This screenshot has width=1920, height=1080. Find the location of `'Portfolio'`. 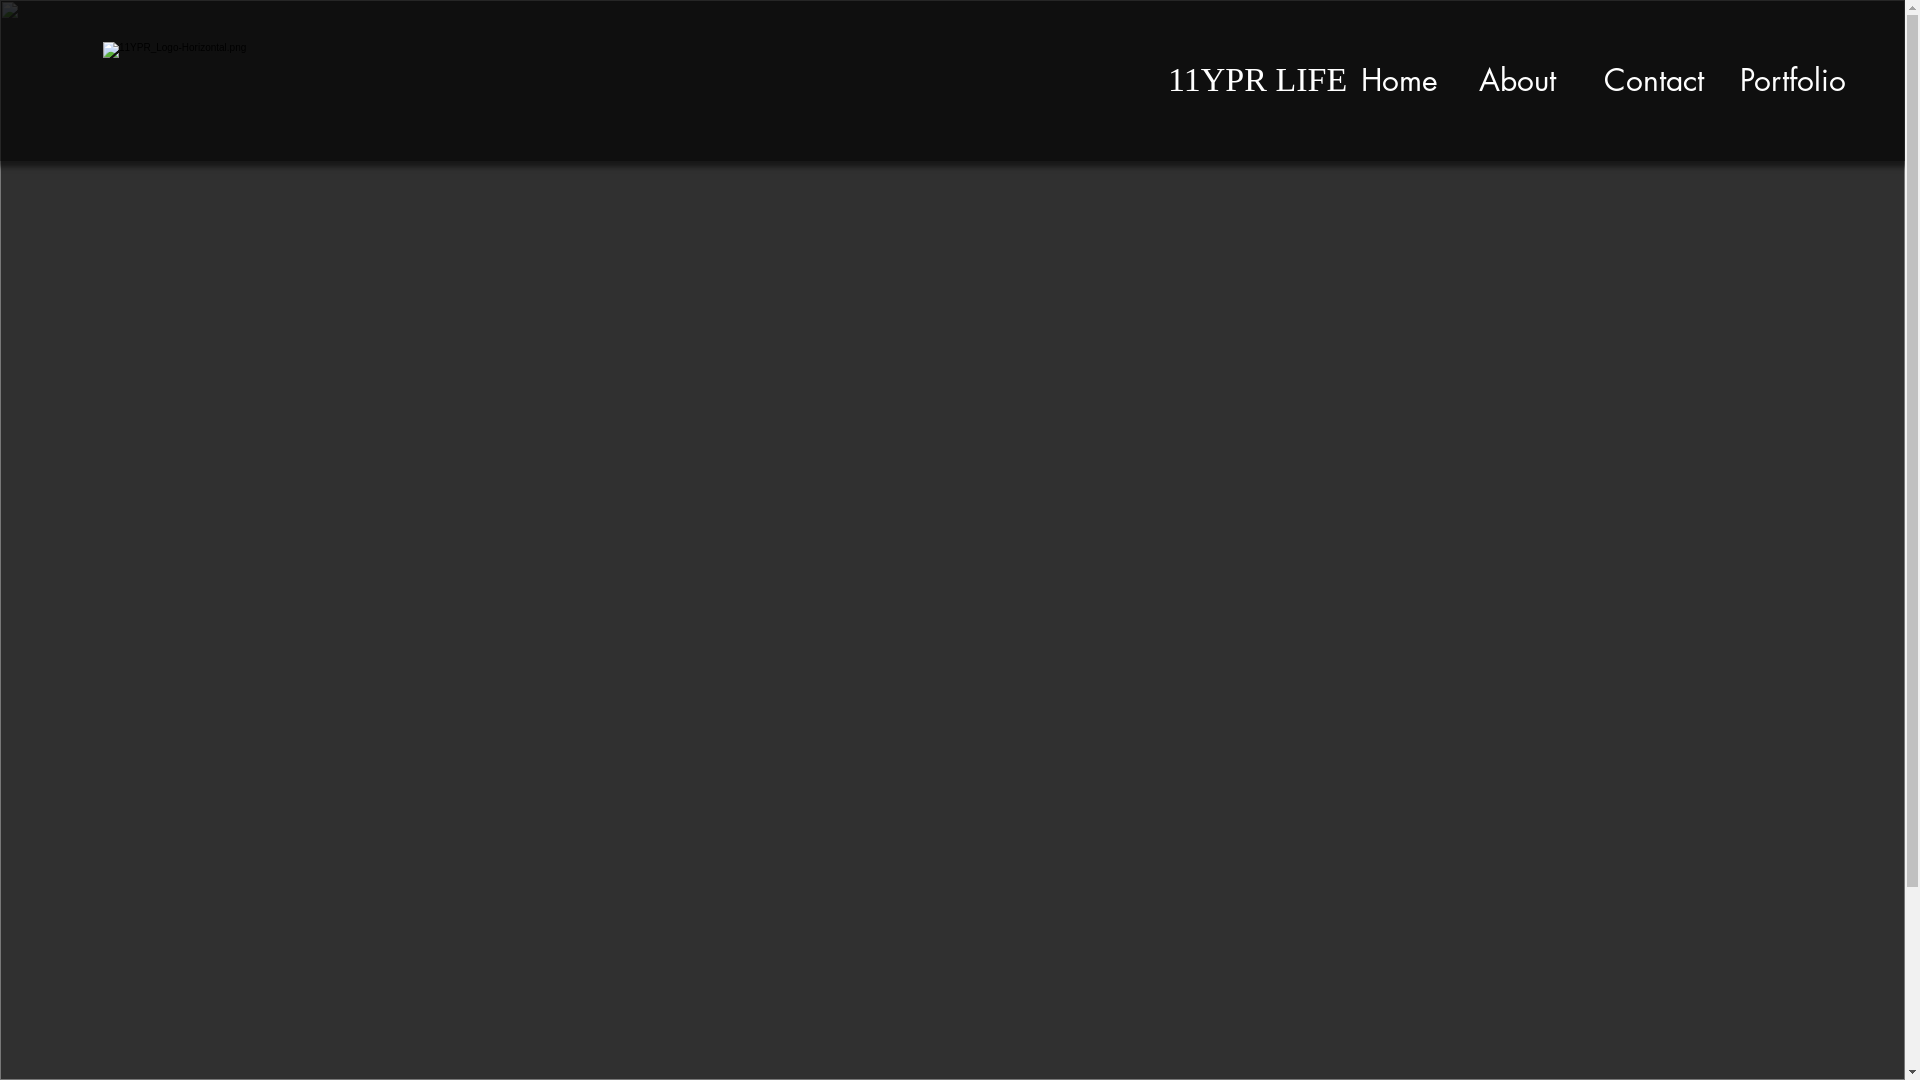

'Portfolio' is located at coordinates (1793, 79).